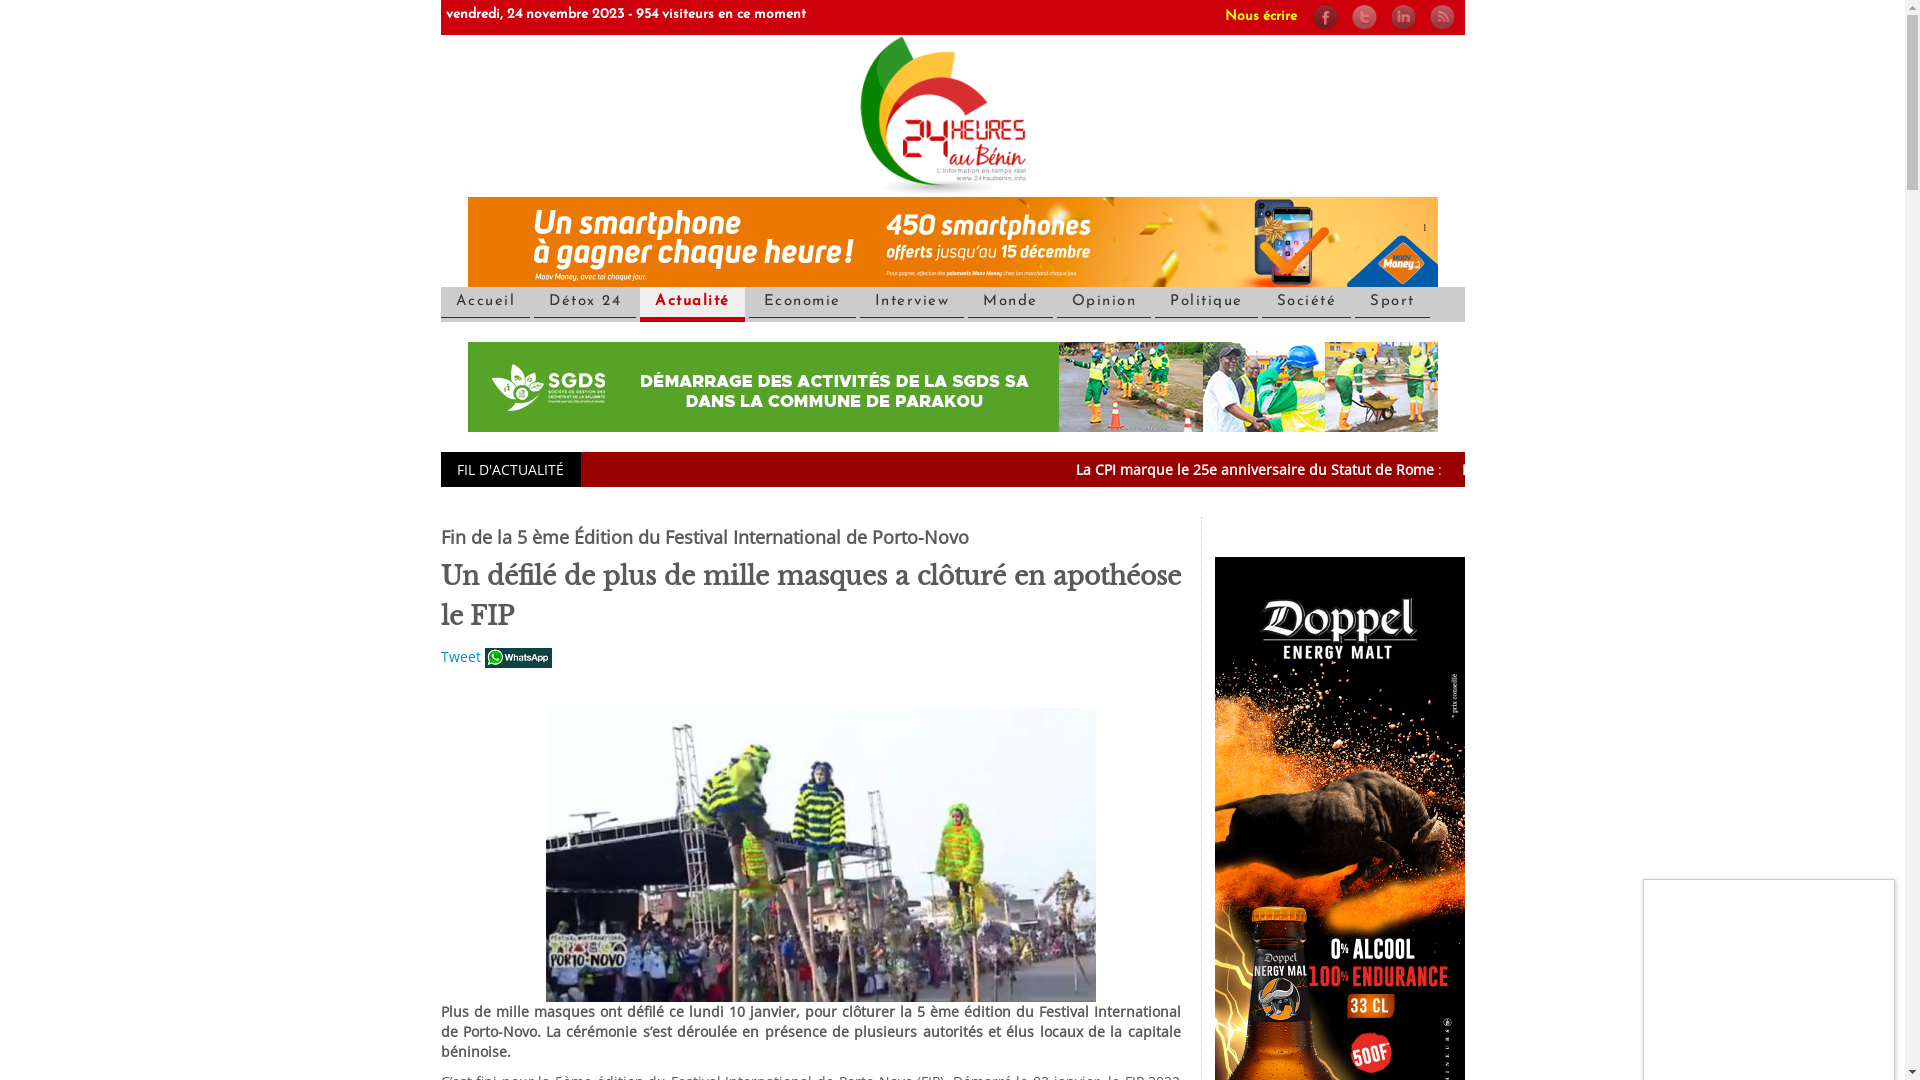  Describe the element at coordinates (1394, 469) in the screenshot. I see `'La CPI marque le 25e anniversaire du Statut de Rome :'` at that location.